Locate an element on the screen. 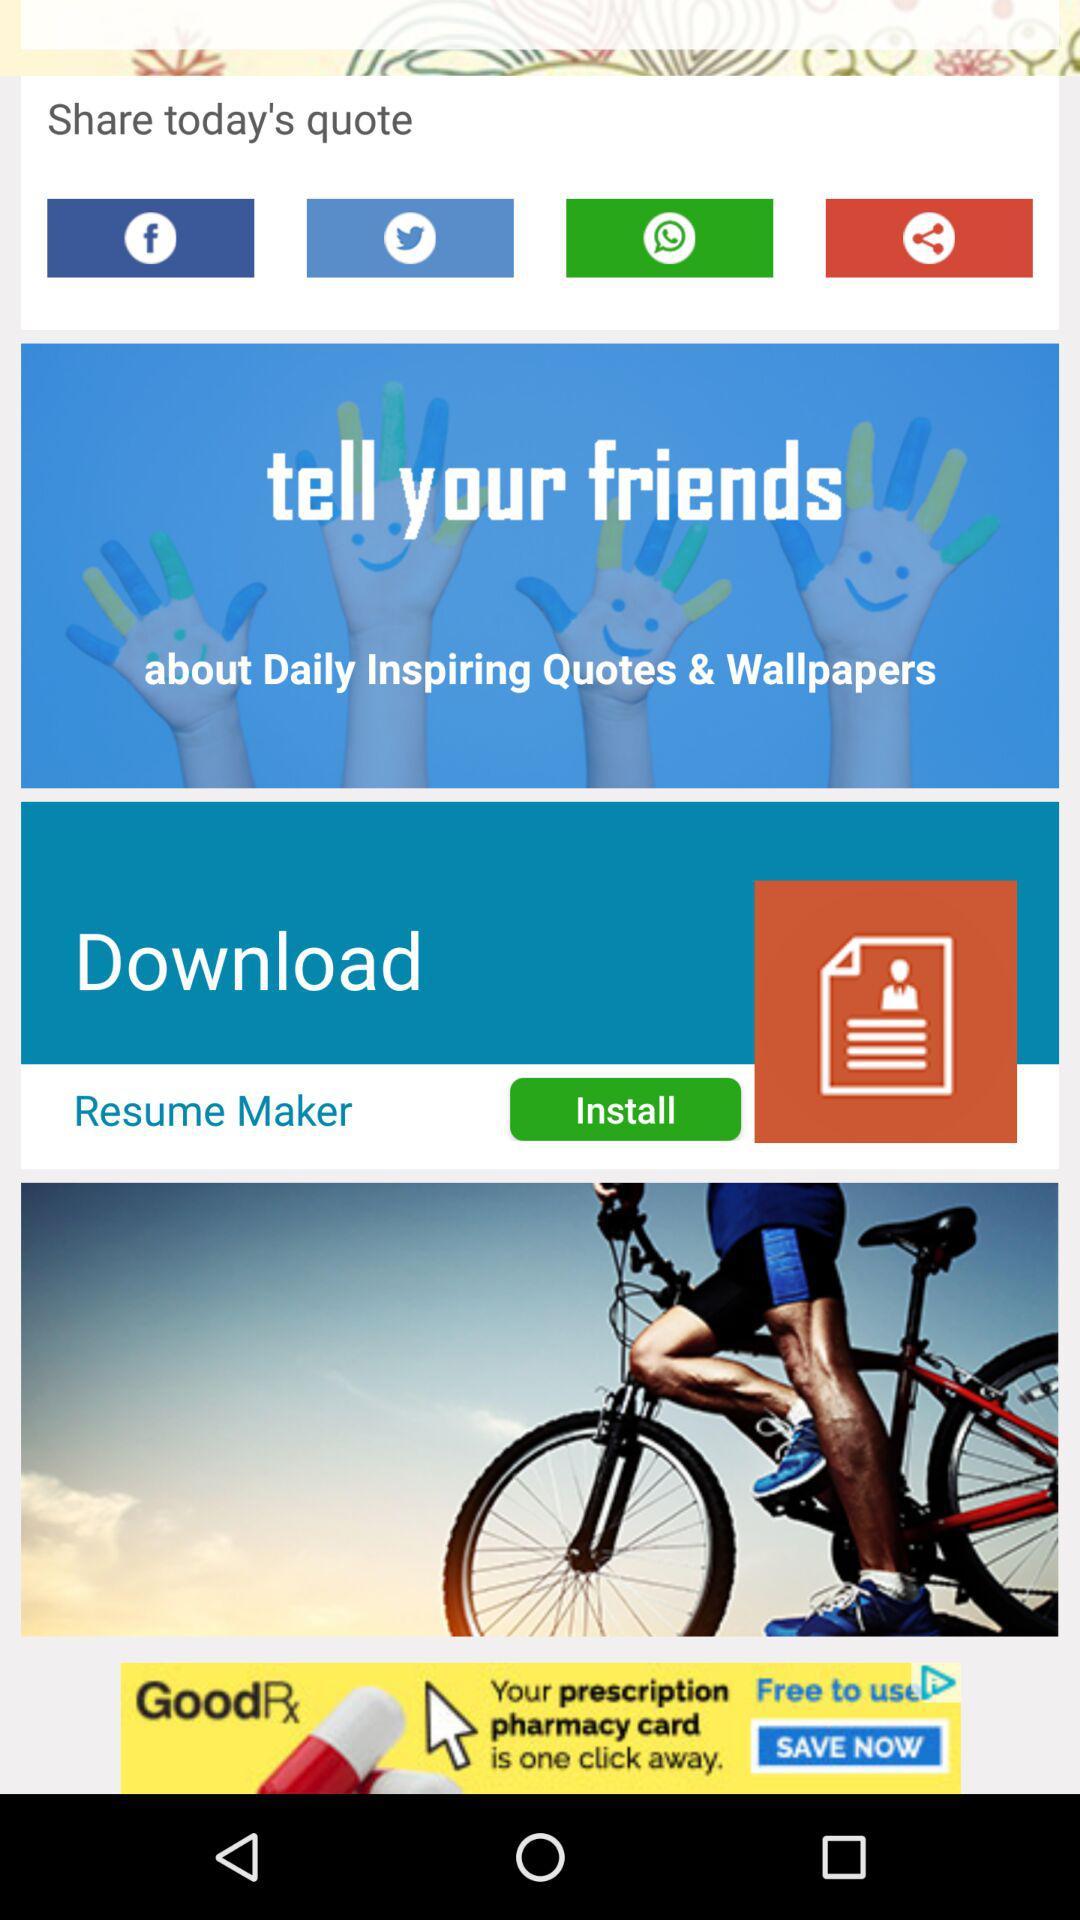 This screenshot has width=1080, height=1920. mobile option is located at coordinates (669, 238).